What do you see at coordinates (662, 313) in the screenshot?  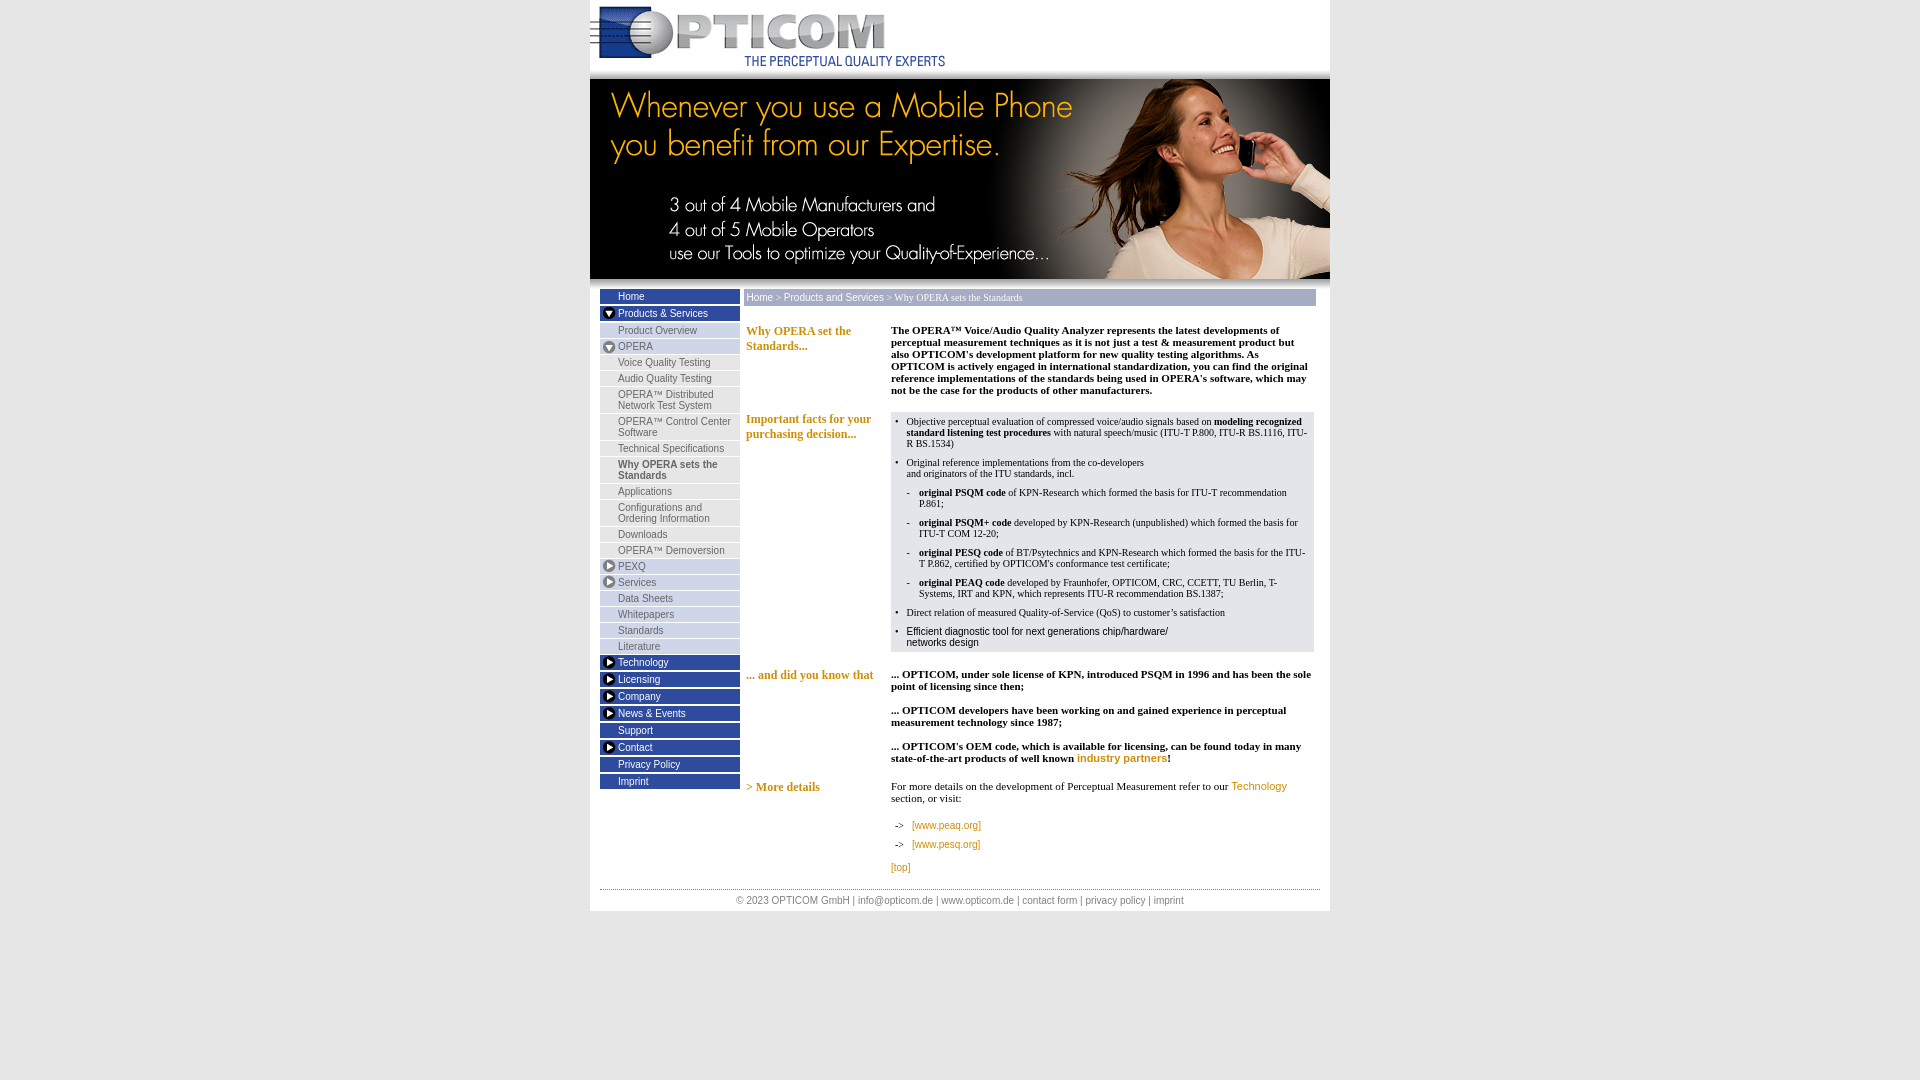 I see `'Products & Services'` at bounding box center [662, 313].